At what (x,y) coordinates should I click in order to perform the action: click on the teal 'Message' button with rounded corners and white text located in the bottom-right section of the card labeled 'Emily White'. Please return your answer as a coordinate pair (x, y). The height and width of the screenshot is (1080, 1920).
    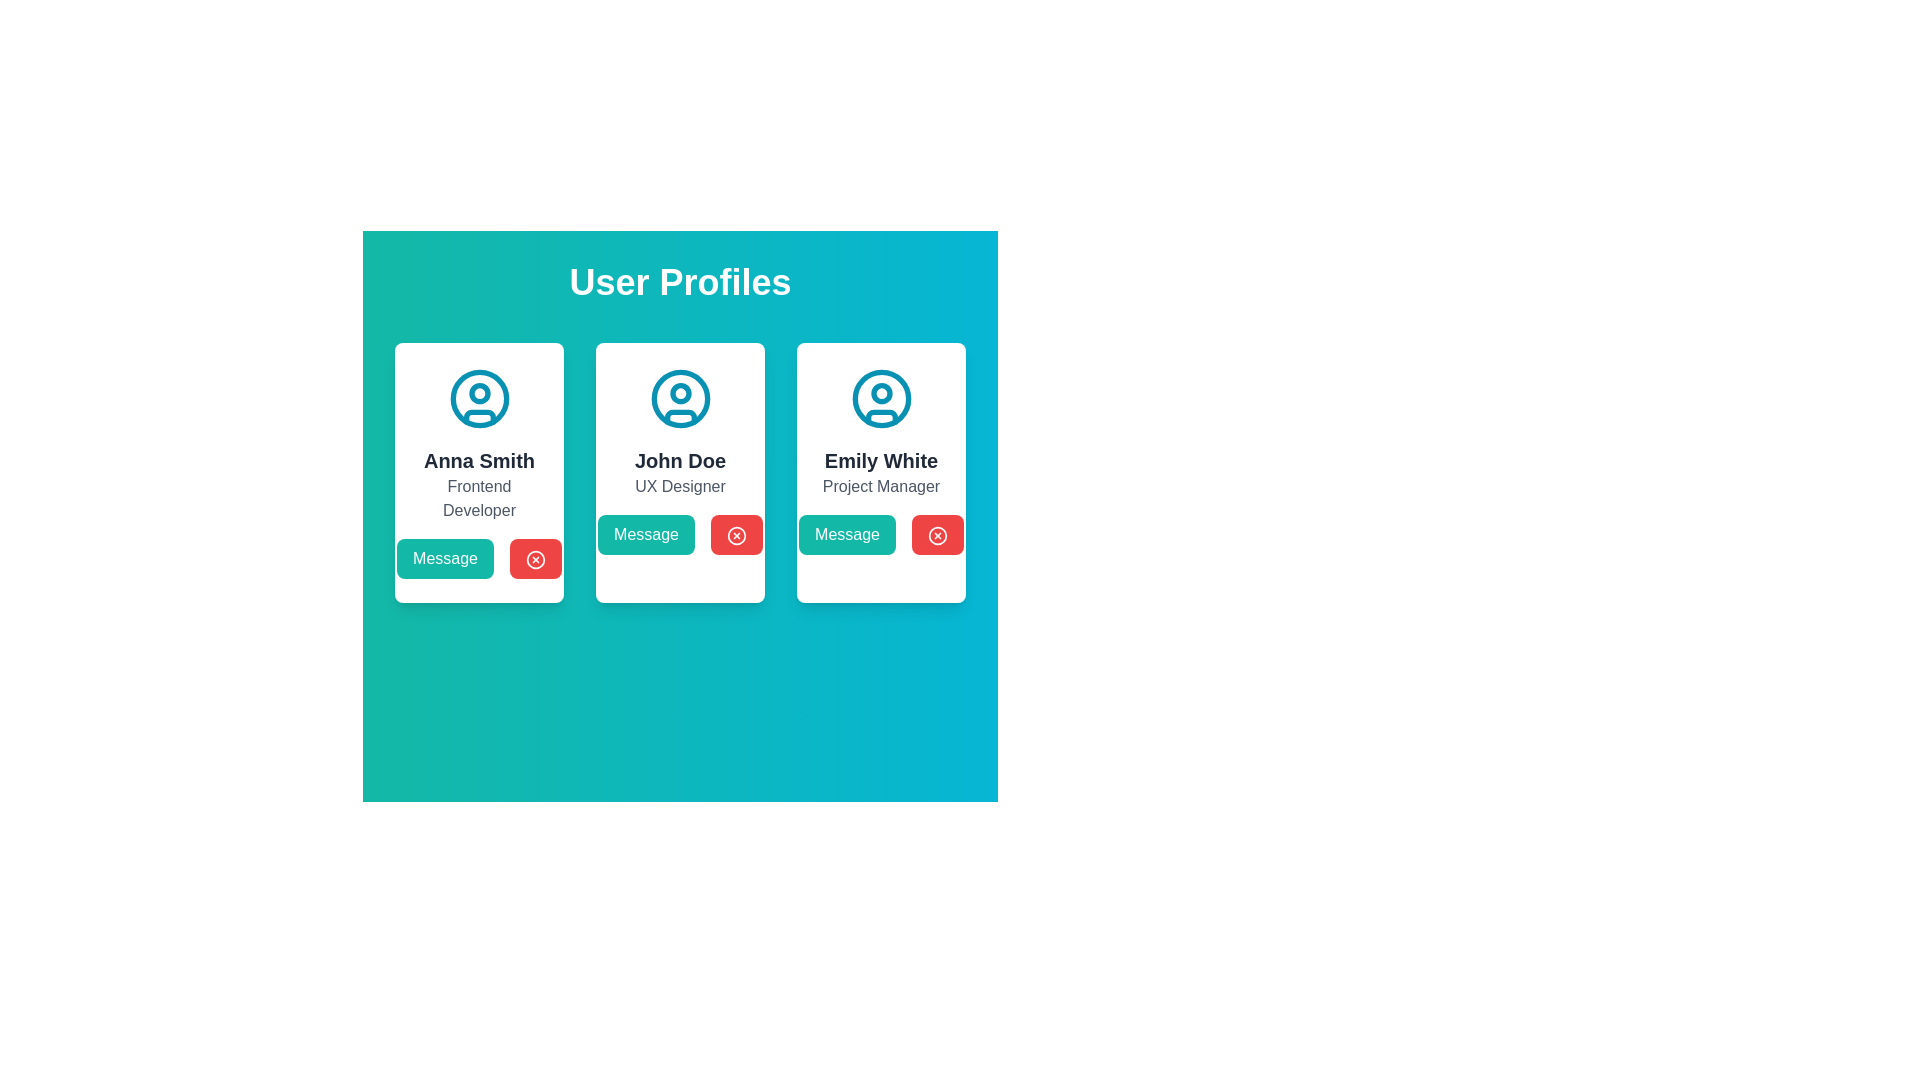
    Looking at the image, I should click on (880, 534).